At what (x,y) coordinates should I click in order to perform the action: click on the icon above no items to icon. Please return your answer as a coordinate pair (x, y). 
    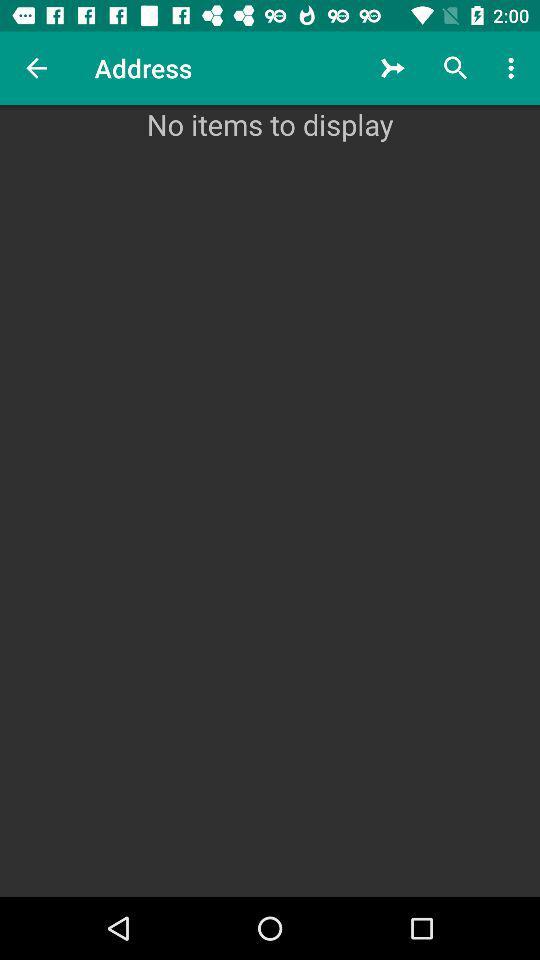
    Looking at the image, I should click on (455, 68).